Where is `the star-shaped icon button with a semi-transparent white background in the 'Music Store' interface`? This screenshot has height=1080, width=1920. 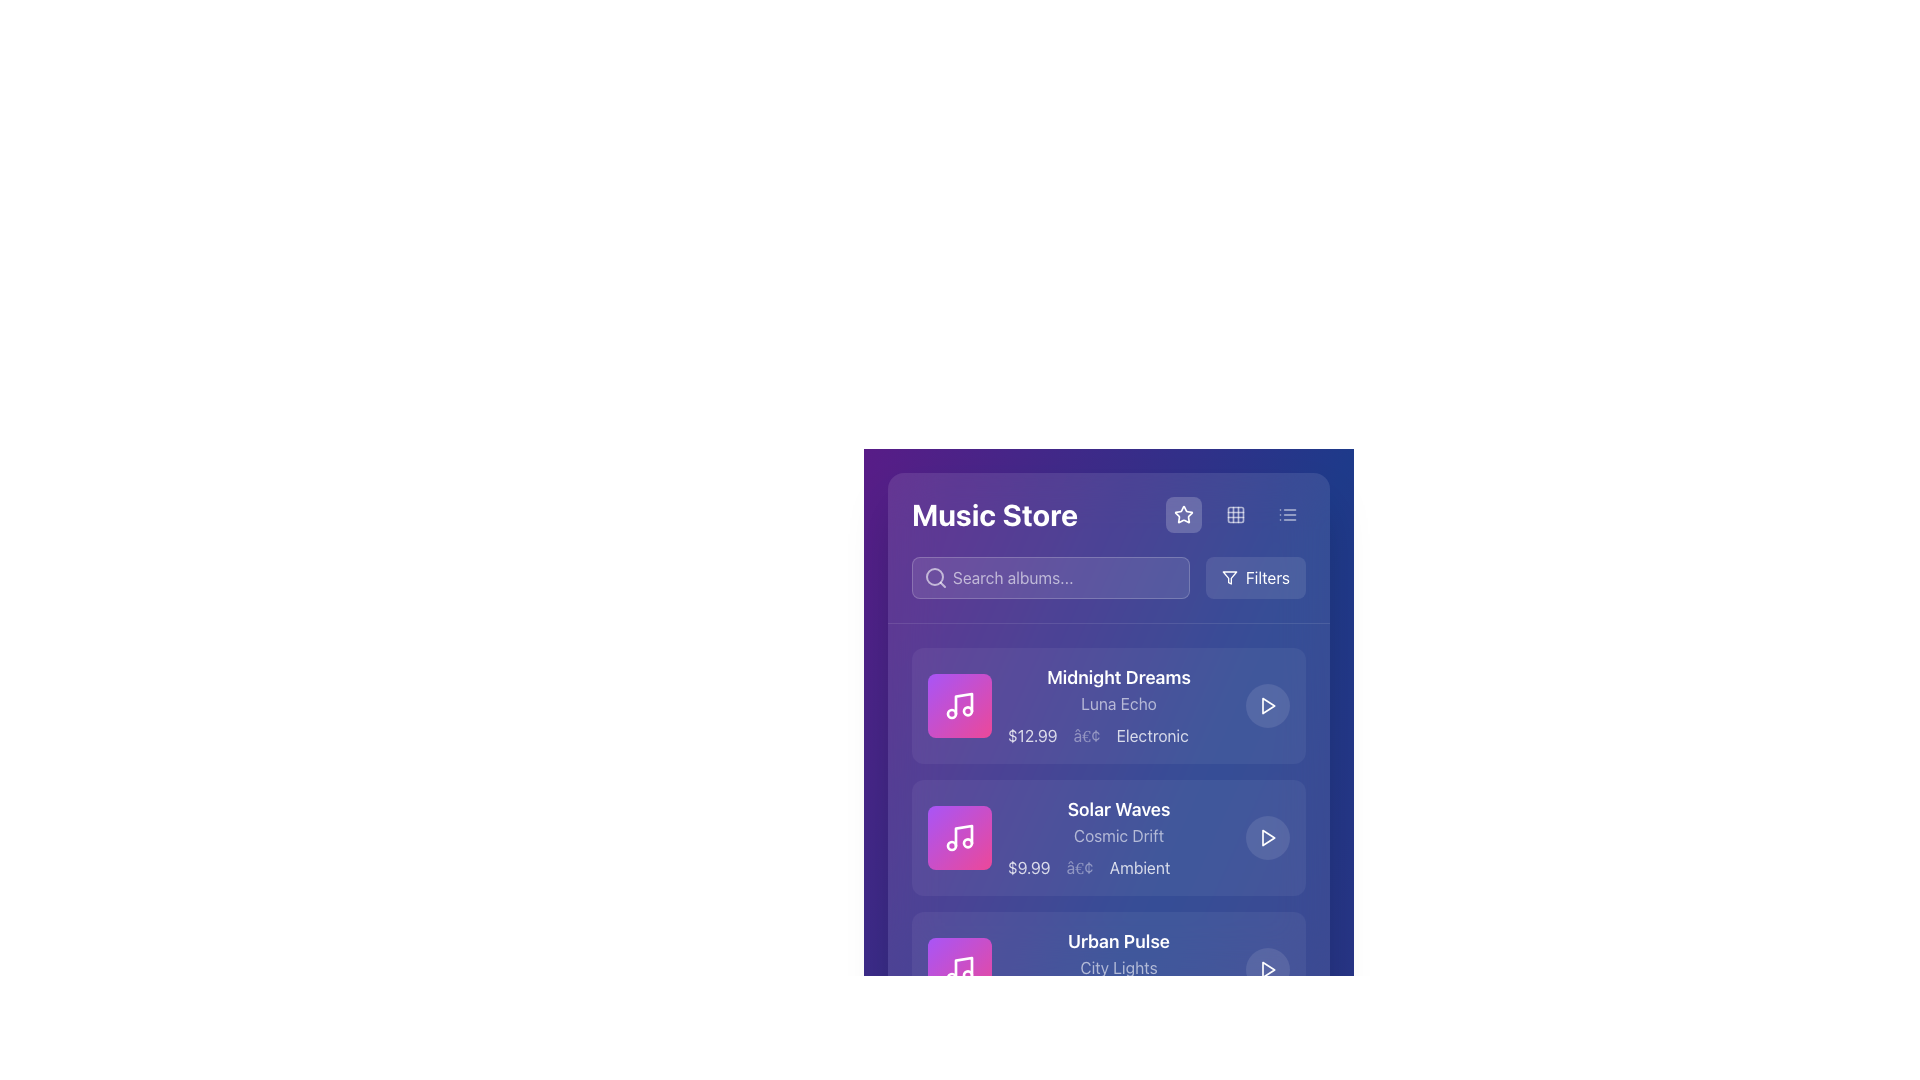 the star-shaped icon button with a semi-transparent white background in the 'Music Store' interface is located at coordinates (1184, 514).